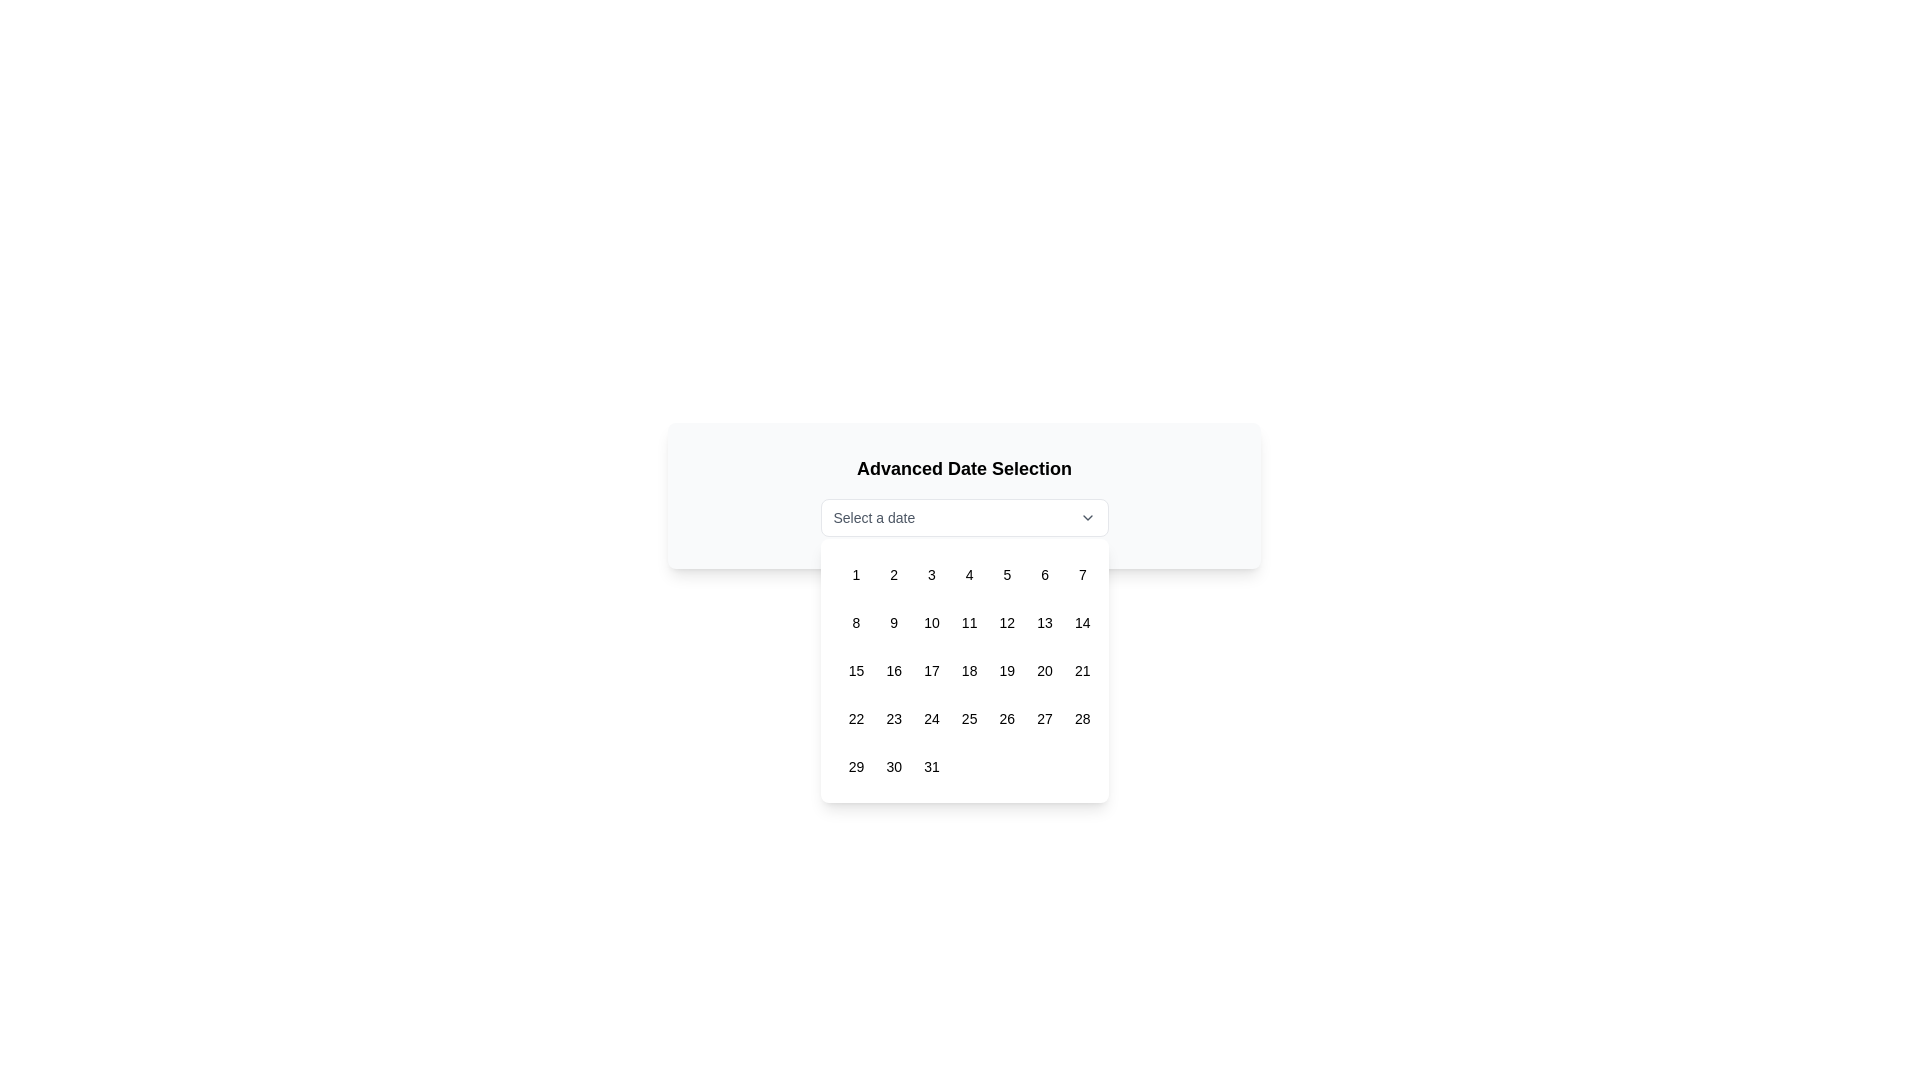 This screenshot has width=1920, height=1080. I want to click on the small square-shaped button with rounded corners containing the number '28', so click(1081, 717).